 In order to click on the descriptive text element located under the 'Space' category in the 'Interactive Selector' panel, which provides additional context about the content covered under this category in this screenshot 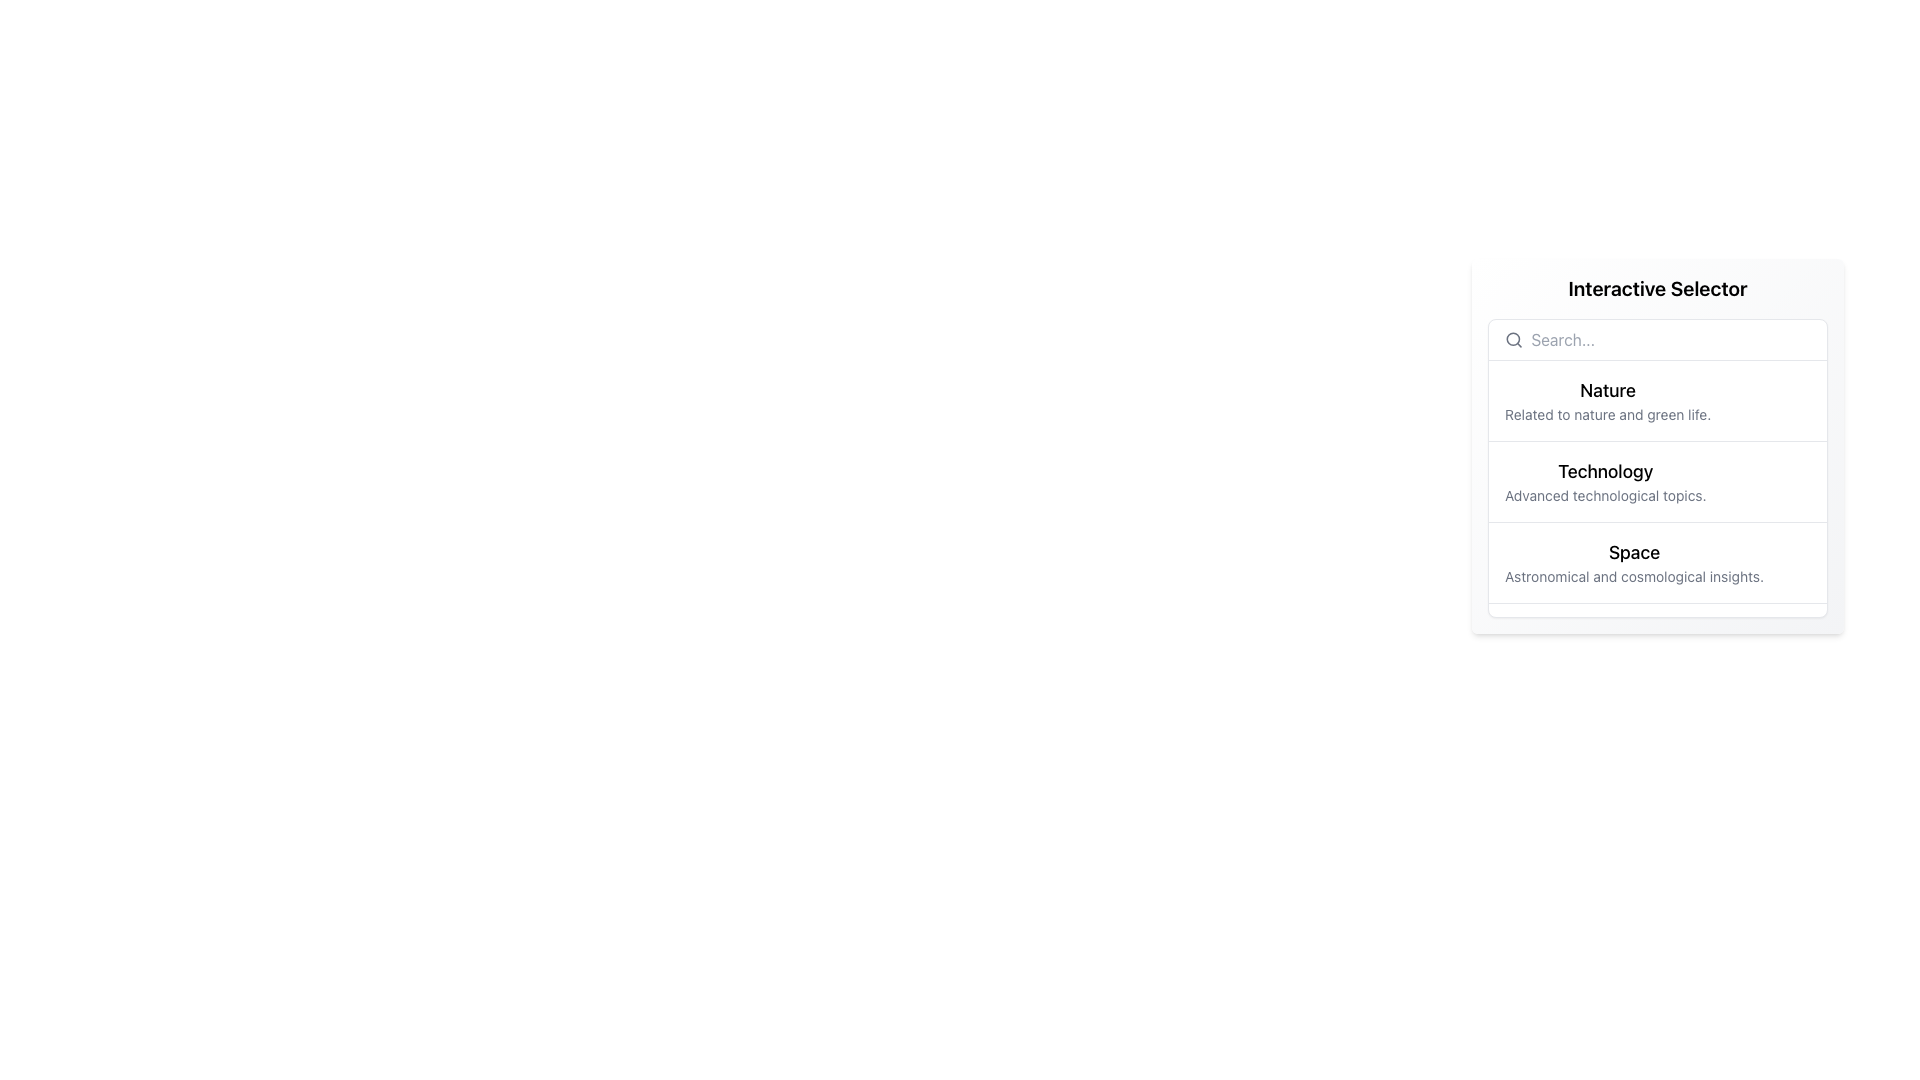, I will do `click(1634, 577)`.